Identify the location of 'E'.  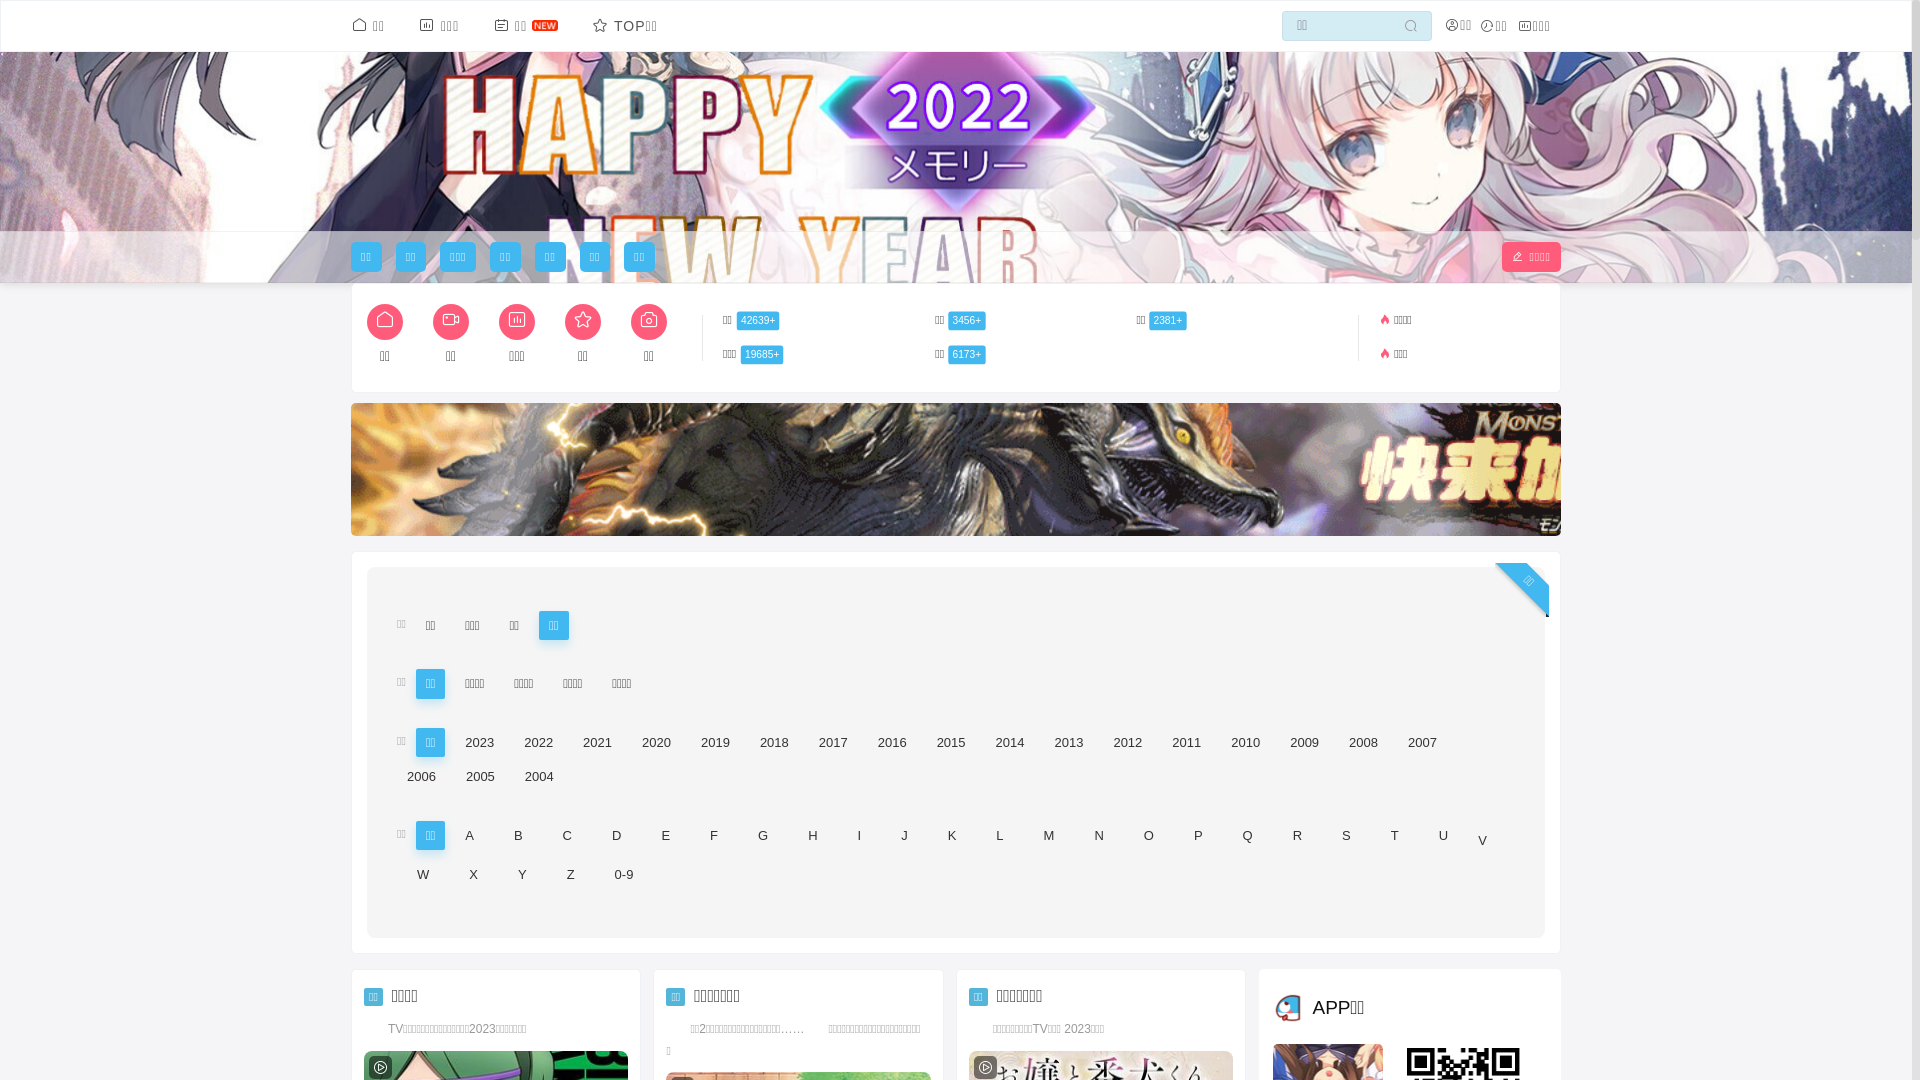
(665, 835).